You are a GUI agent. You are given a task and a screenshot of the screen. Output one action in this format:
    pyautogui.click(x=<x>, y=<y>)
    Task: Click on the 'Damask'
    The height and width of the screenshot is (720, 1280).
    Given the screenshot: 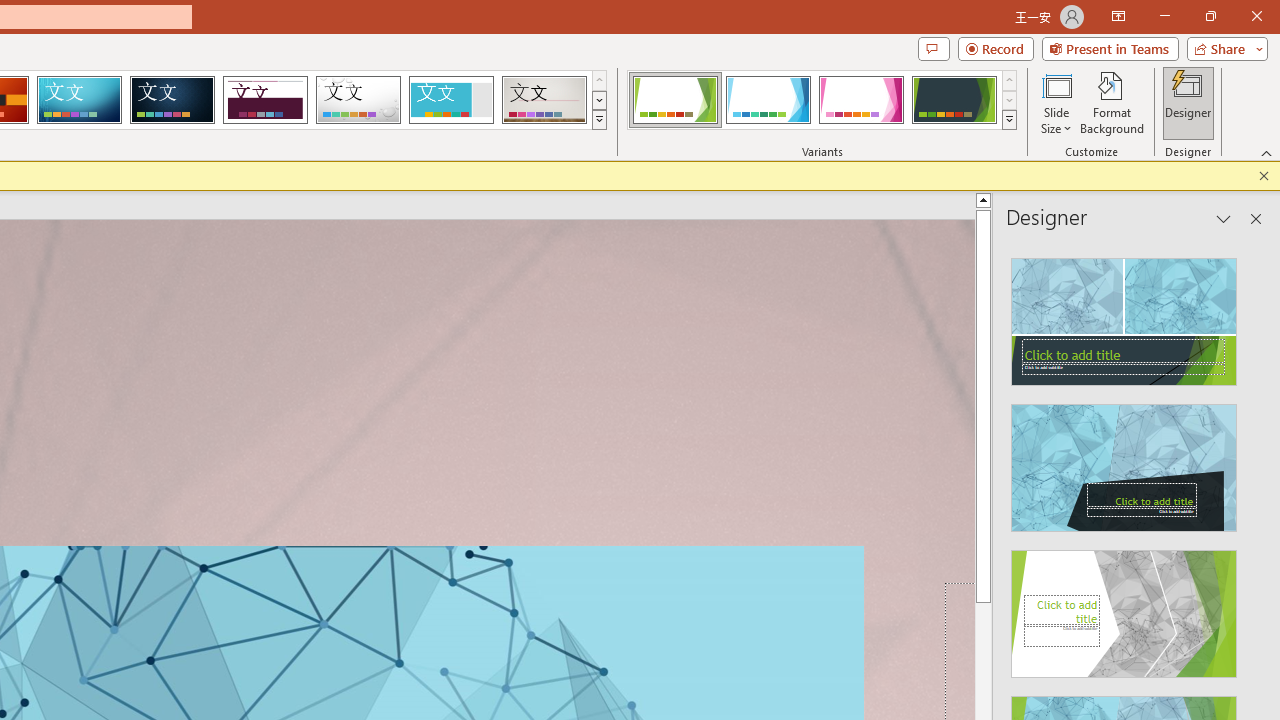 What is the action you would take?
    pyautogui.click(x=172, y=100)
    